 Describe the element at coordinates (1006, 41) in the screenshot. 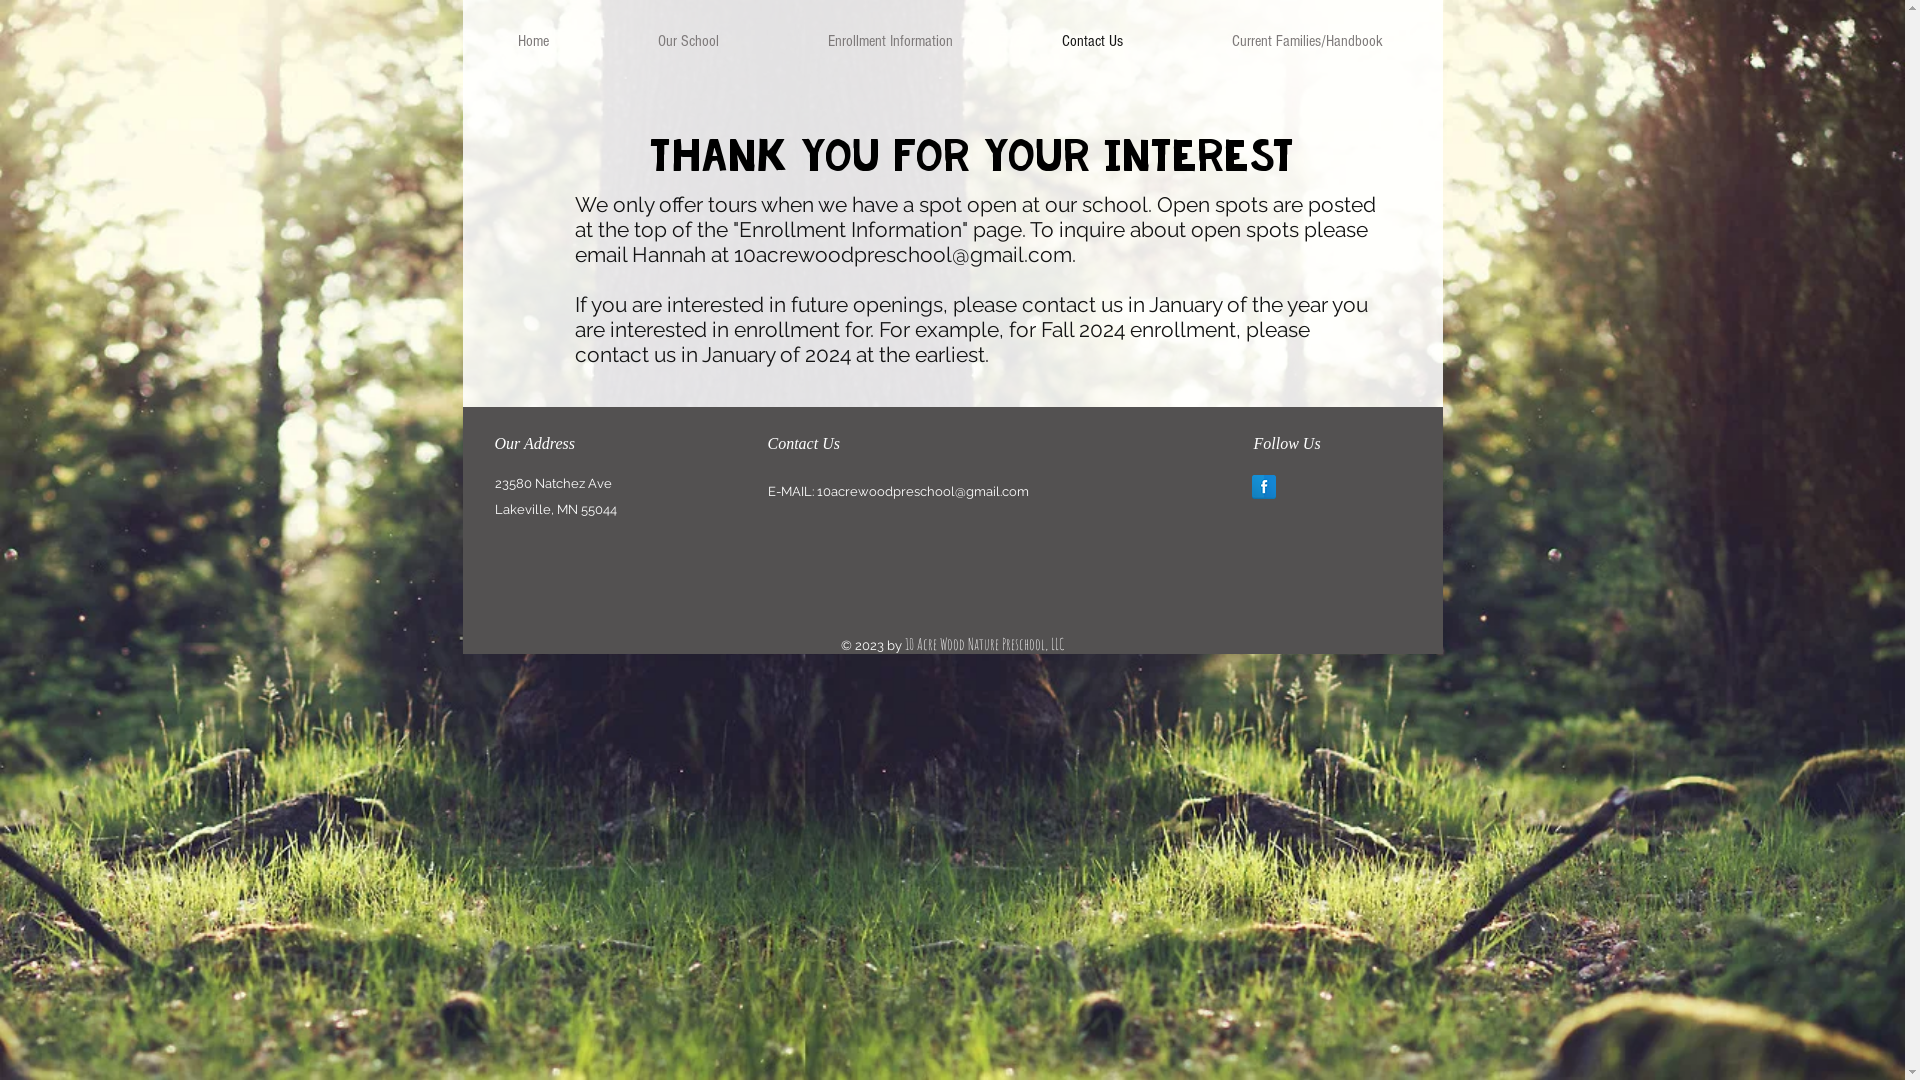

I see `'Contact Us'` at that location.